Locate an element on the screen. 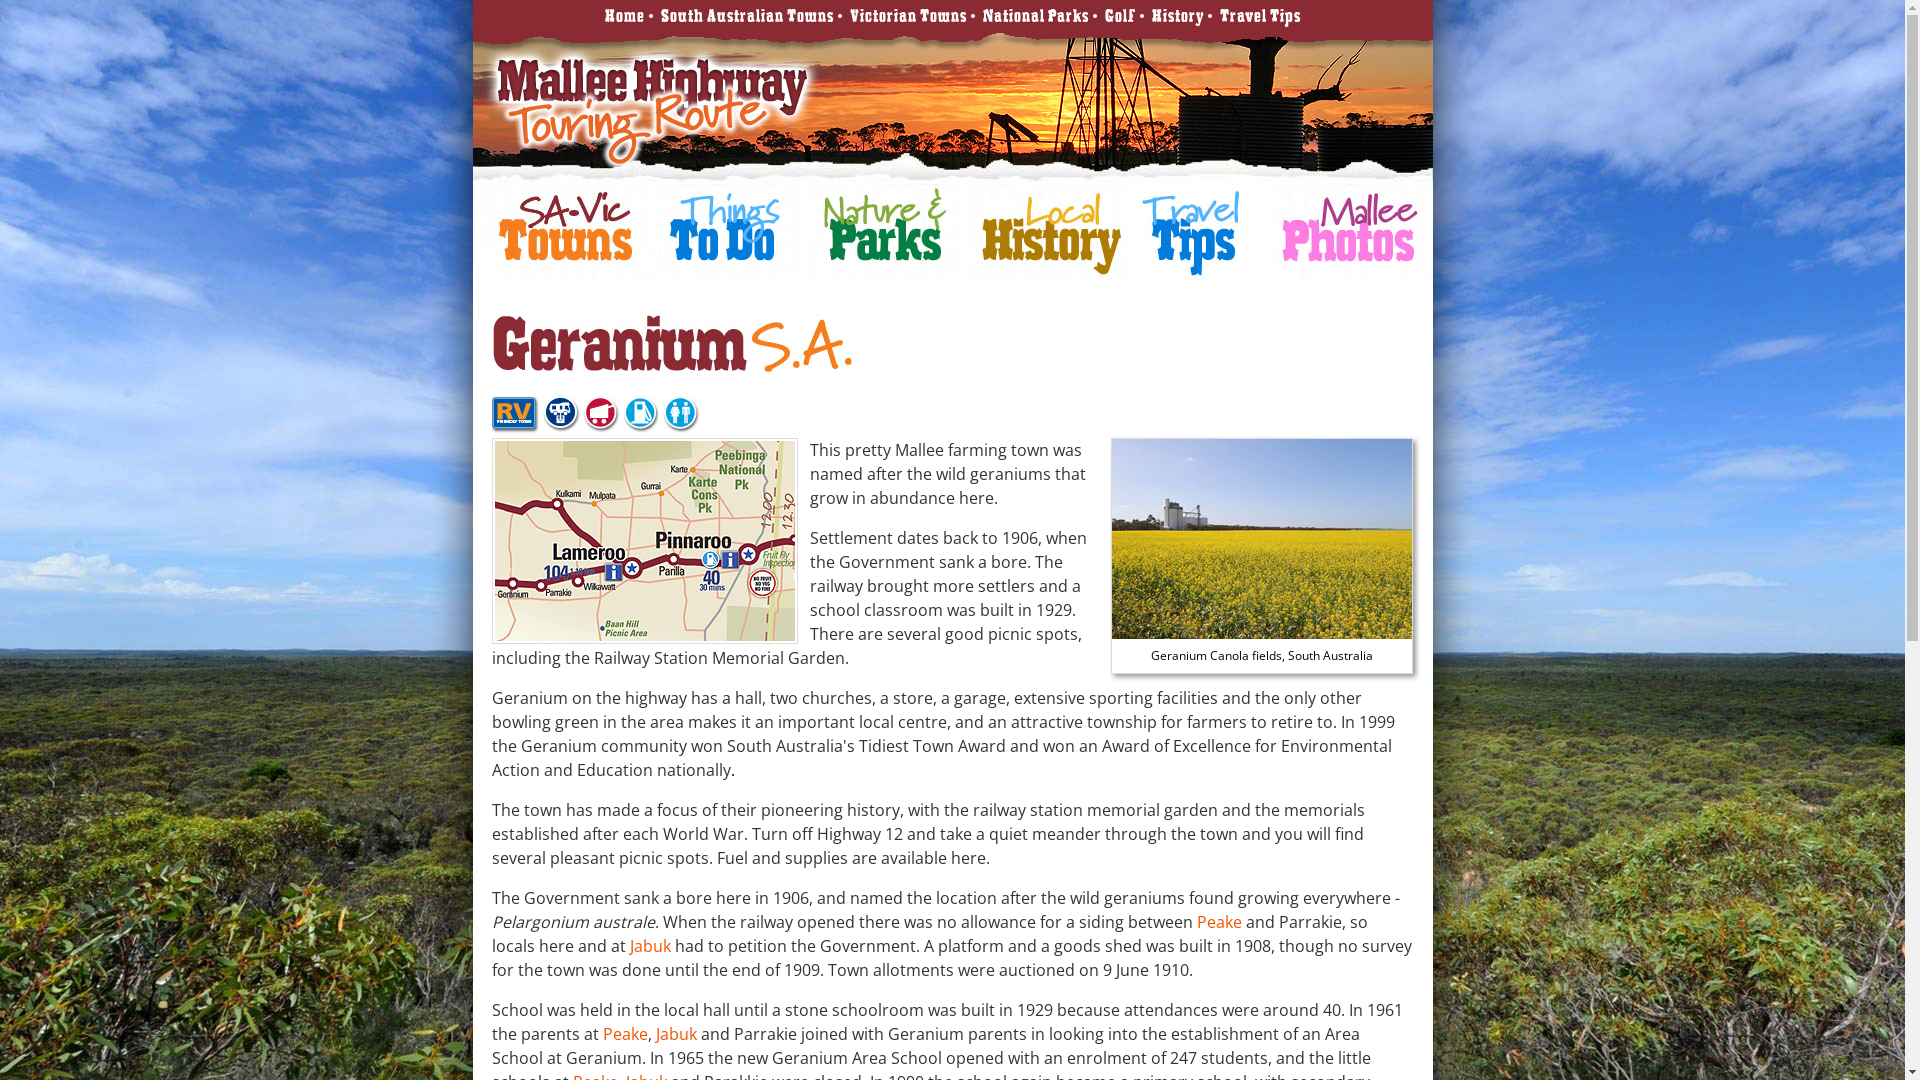 This screenshot has height=1080, width=1920. 'History' is located at coordinates (1177, 15).